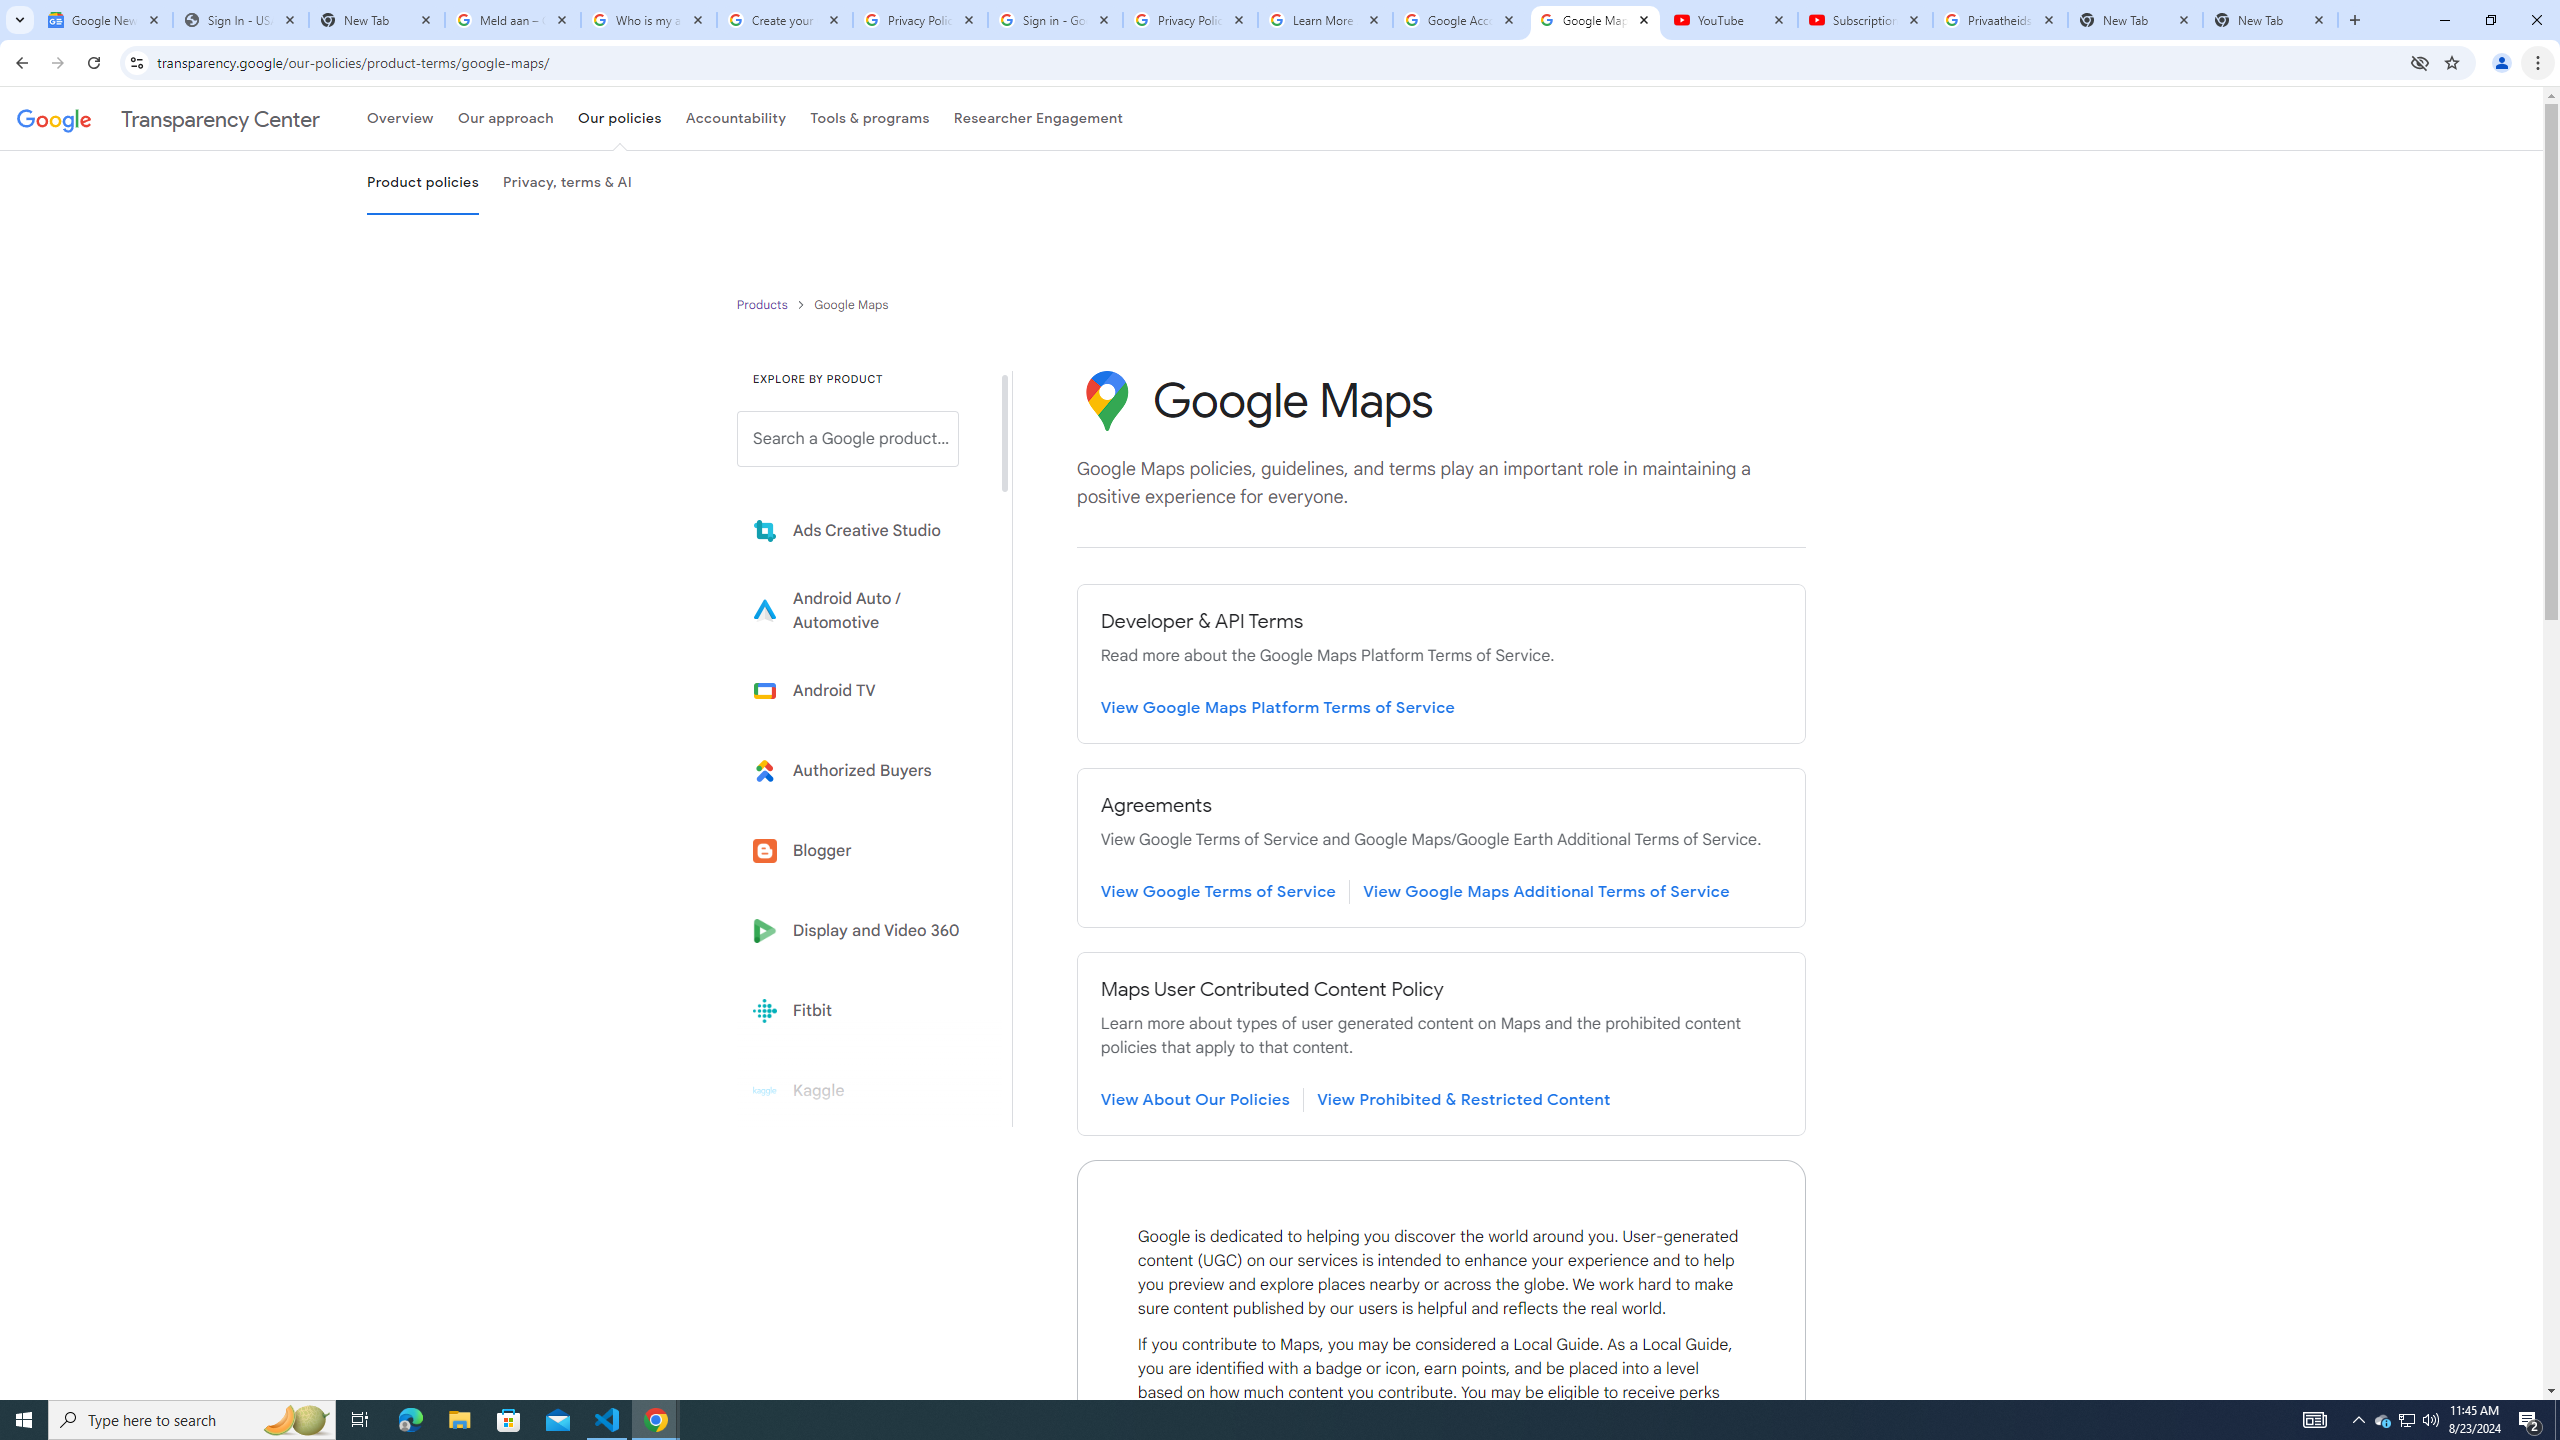 Image resolution: width=2560 pixels, height=1440 pixels. I want to click on 'Sign in - Google Accounts', so click(1053, 19).